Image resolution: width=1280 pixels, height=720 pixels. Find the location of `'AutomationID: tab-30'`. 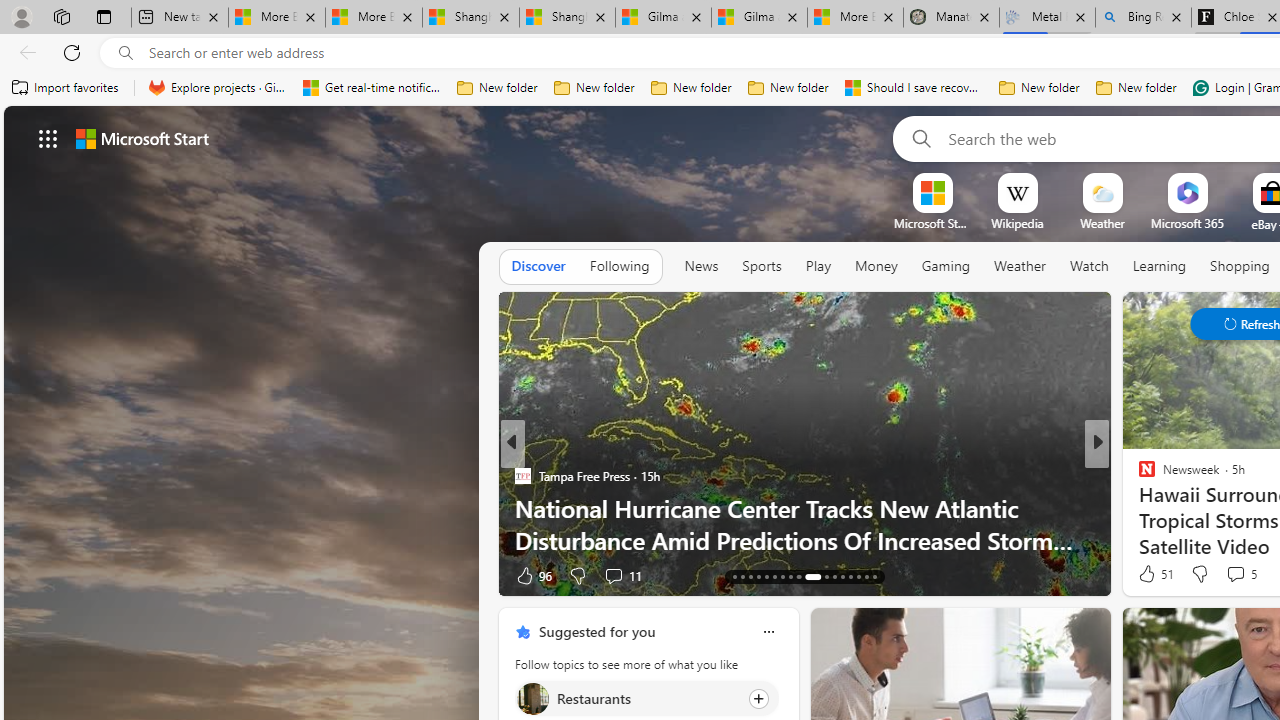

'AutomationID: tab-30' is located at coordinates (850, 577).